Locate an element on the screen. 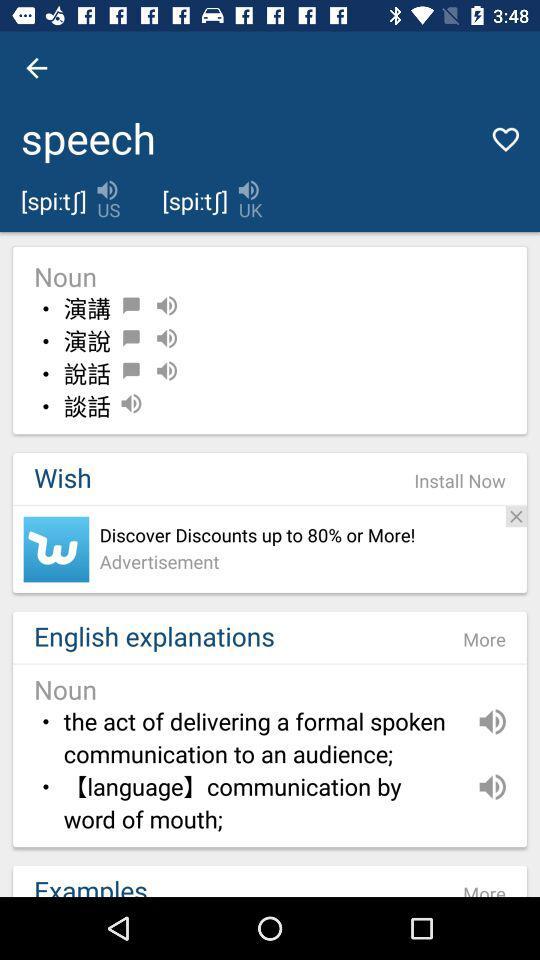 The width and height of the screenshot is (540, 960). more which is at the bottom right corner of the page is located at coordinates (483, 884).